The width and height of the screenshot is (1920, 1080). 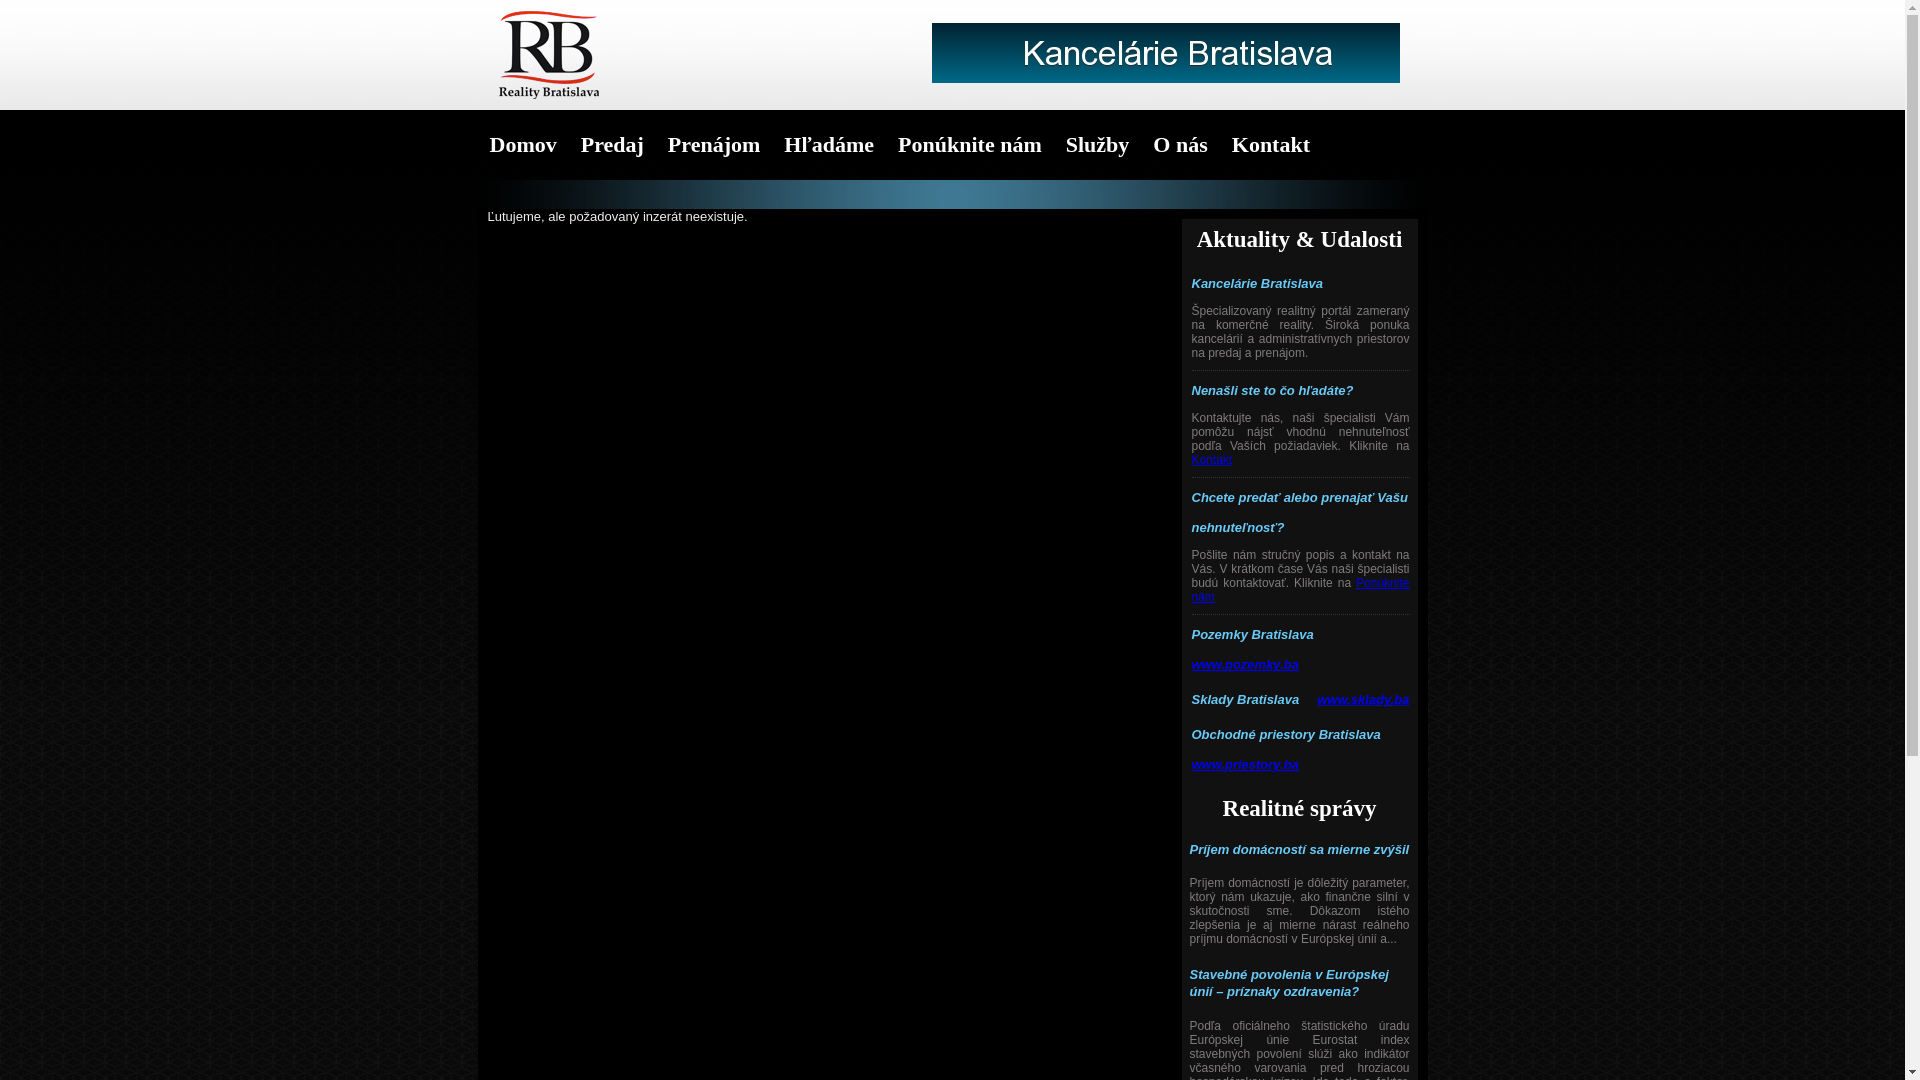 I want to click on 'Kontakt', so click(x=1211, y=459).